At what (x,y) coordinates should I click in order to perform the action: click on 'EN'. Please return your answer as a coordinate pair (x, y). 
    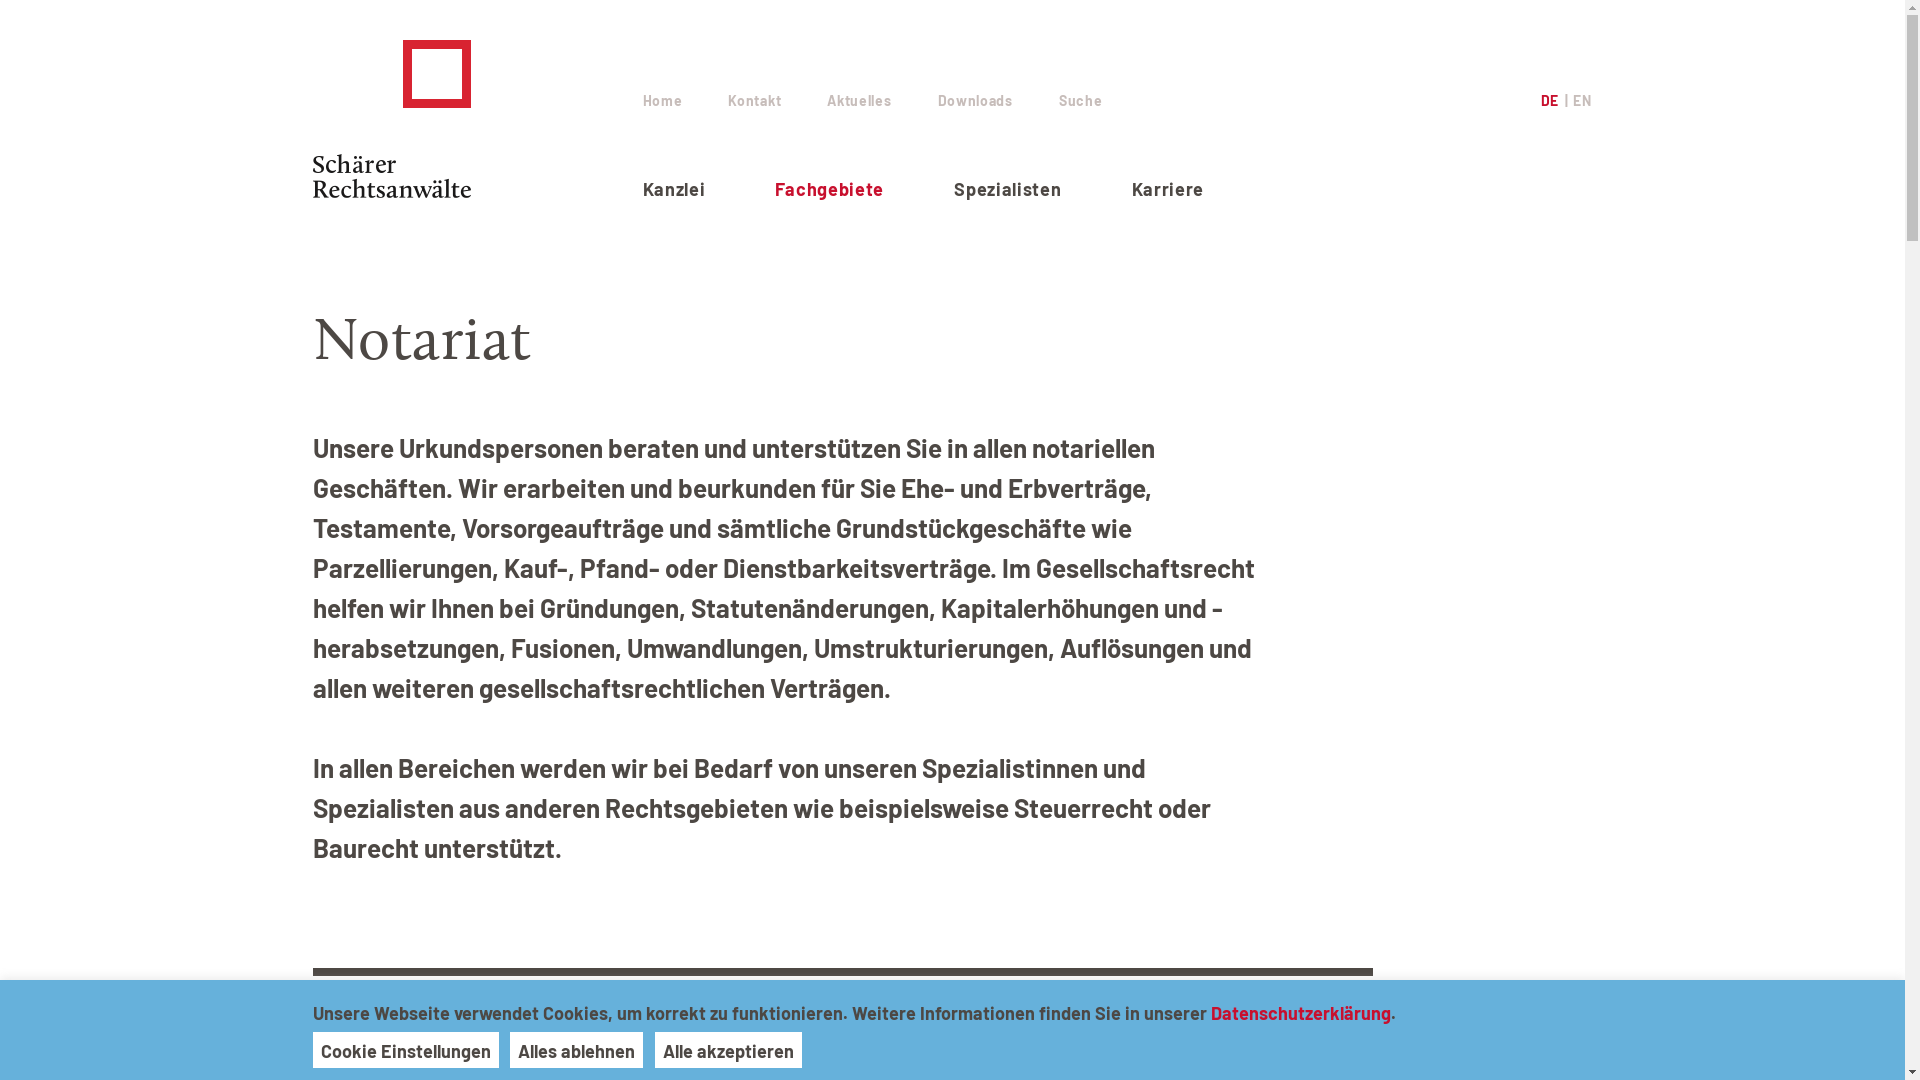
    Looking at the image, I should click on (1572, 100).